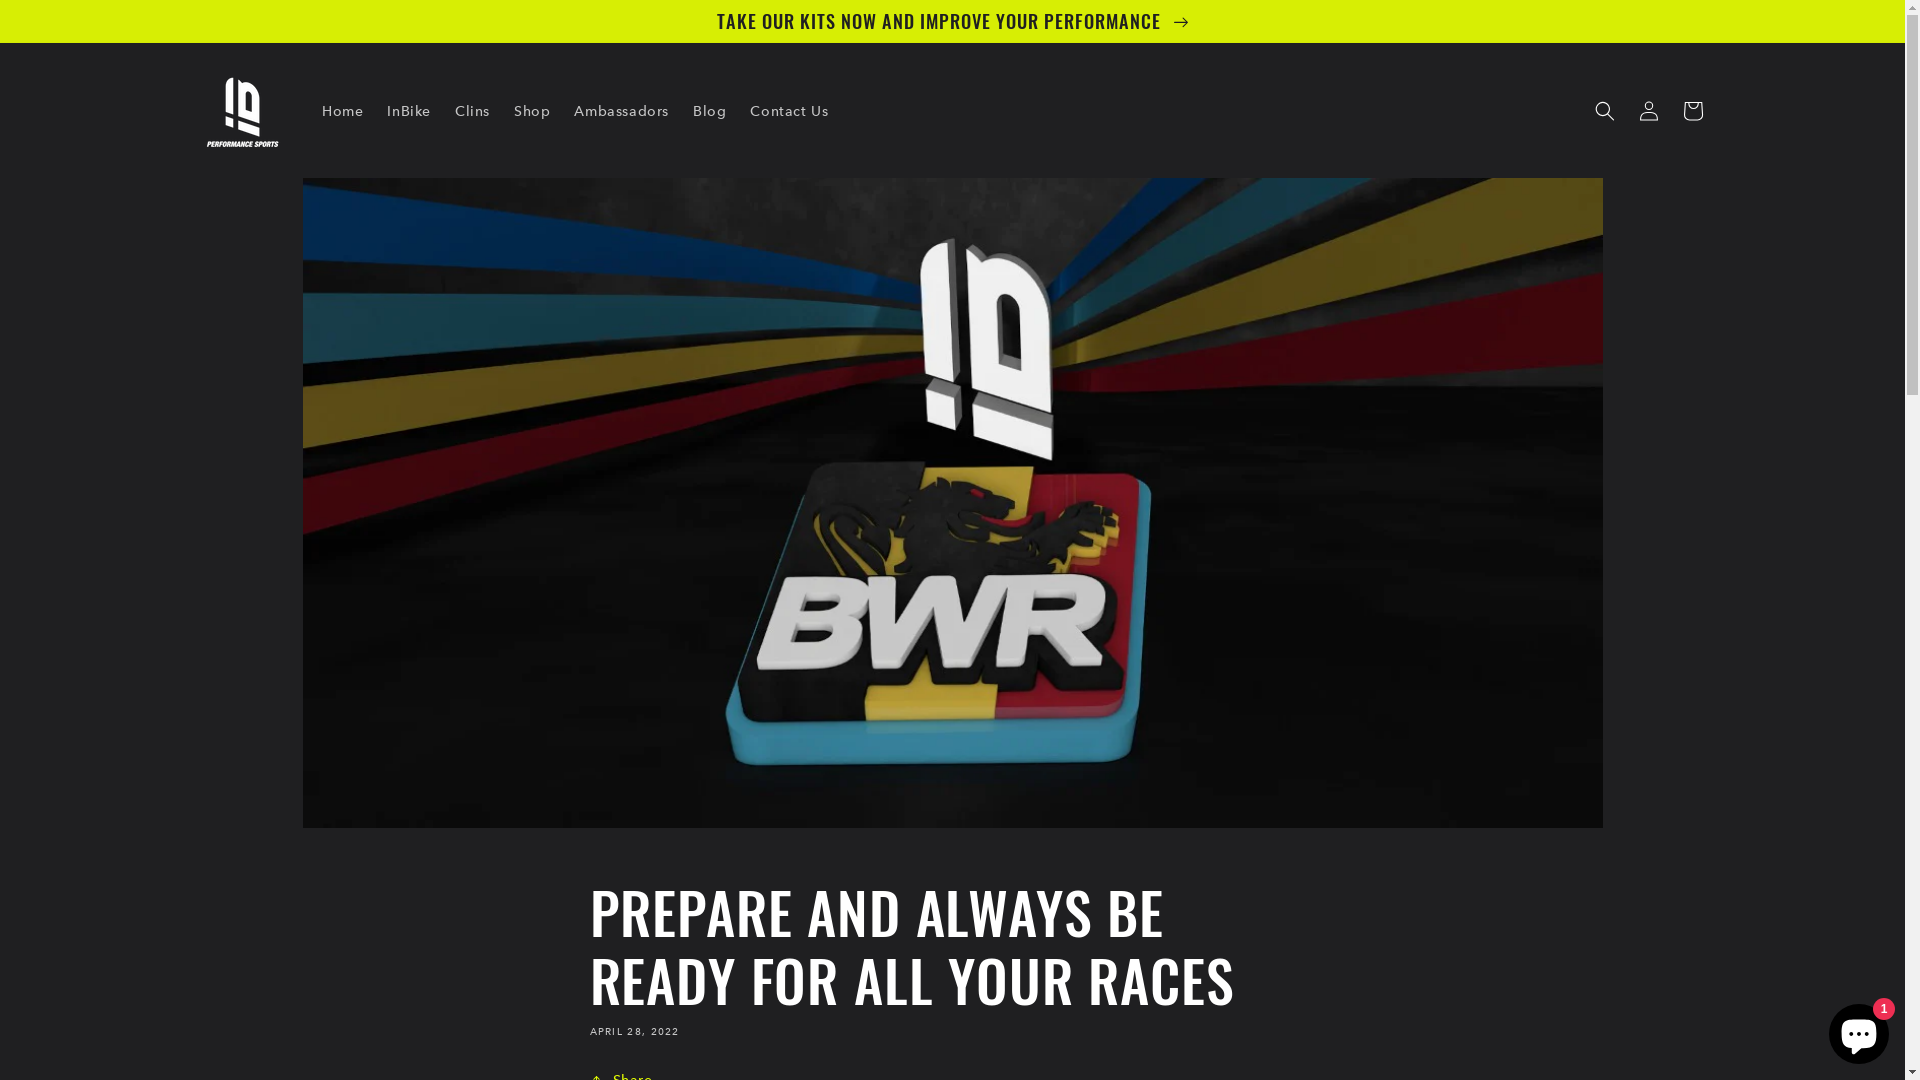 This screenshot has height=1080, width=1920. I want to click on 'Shop', so click(532, 111).